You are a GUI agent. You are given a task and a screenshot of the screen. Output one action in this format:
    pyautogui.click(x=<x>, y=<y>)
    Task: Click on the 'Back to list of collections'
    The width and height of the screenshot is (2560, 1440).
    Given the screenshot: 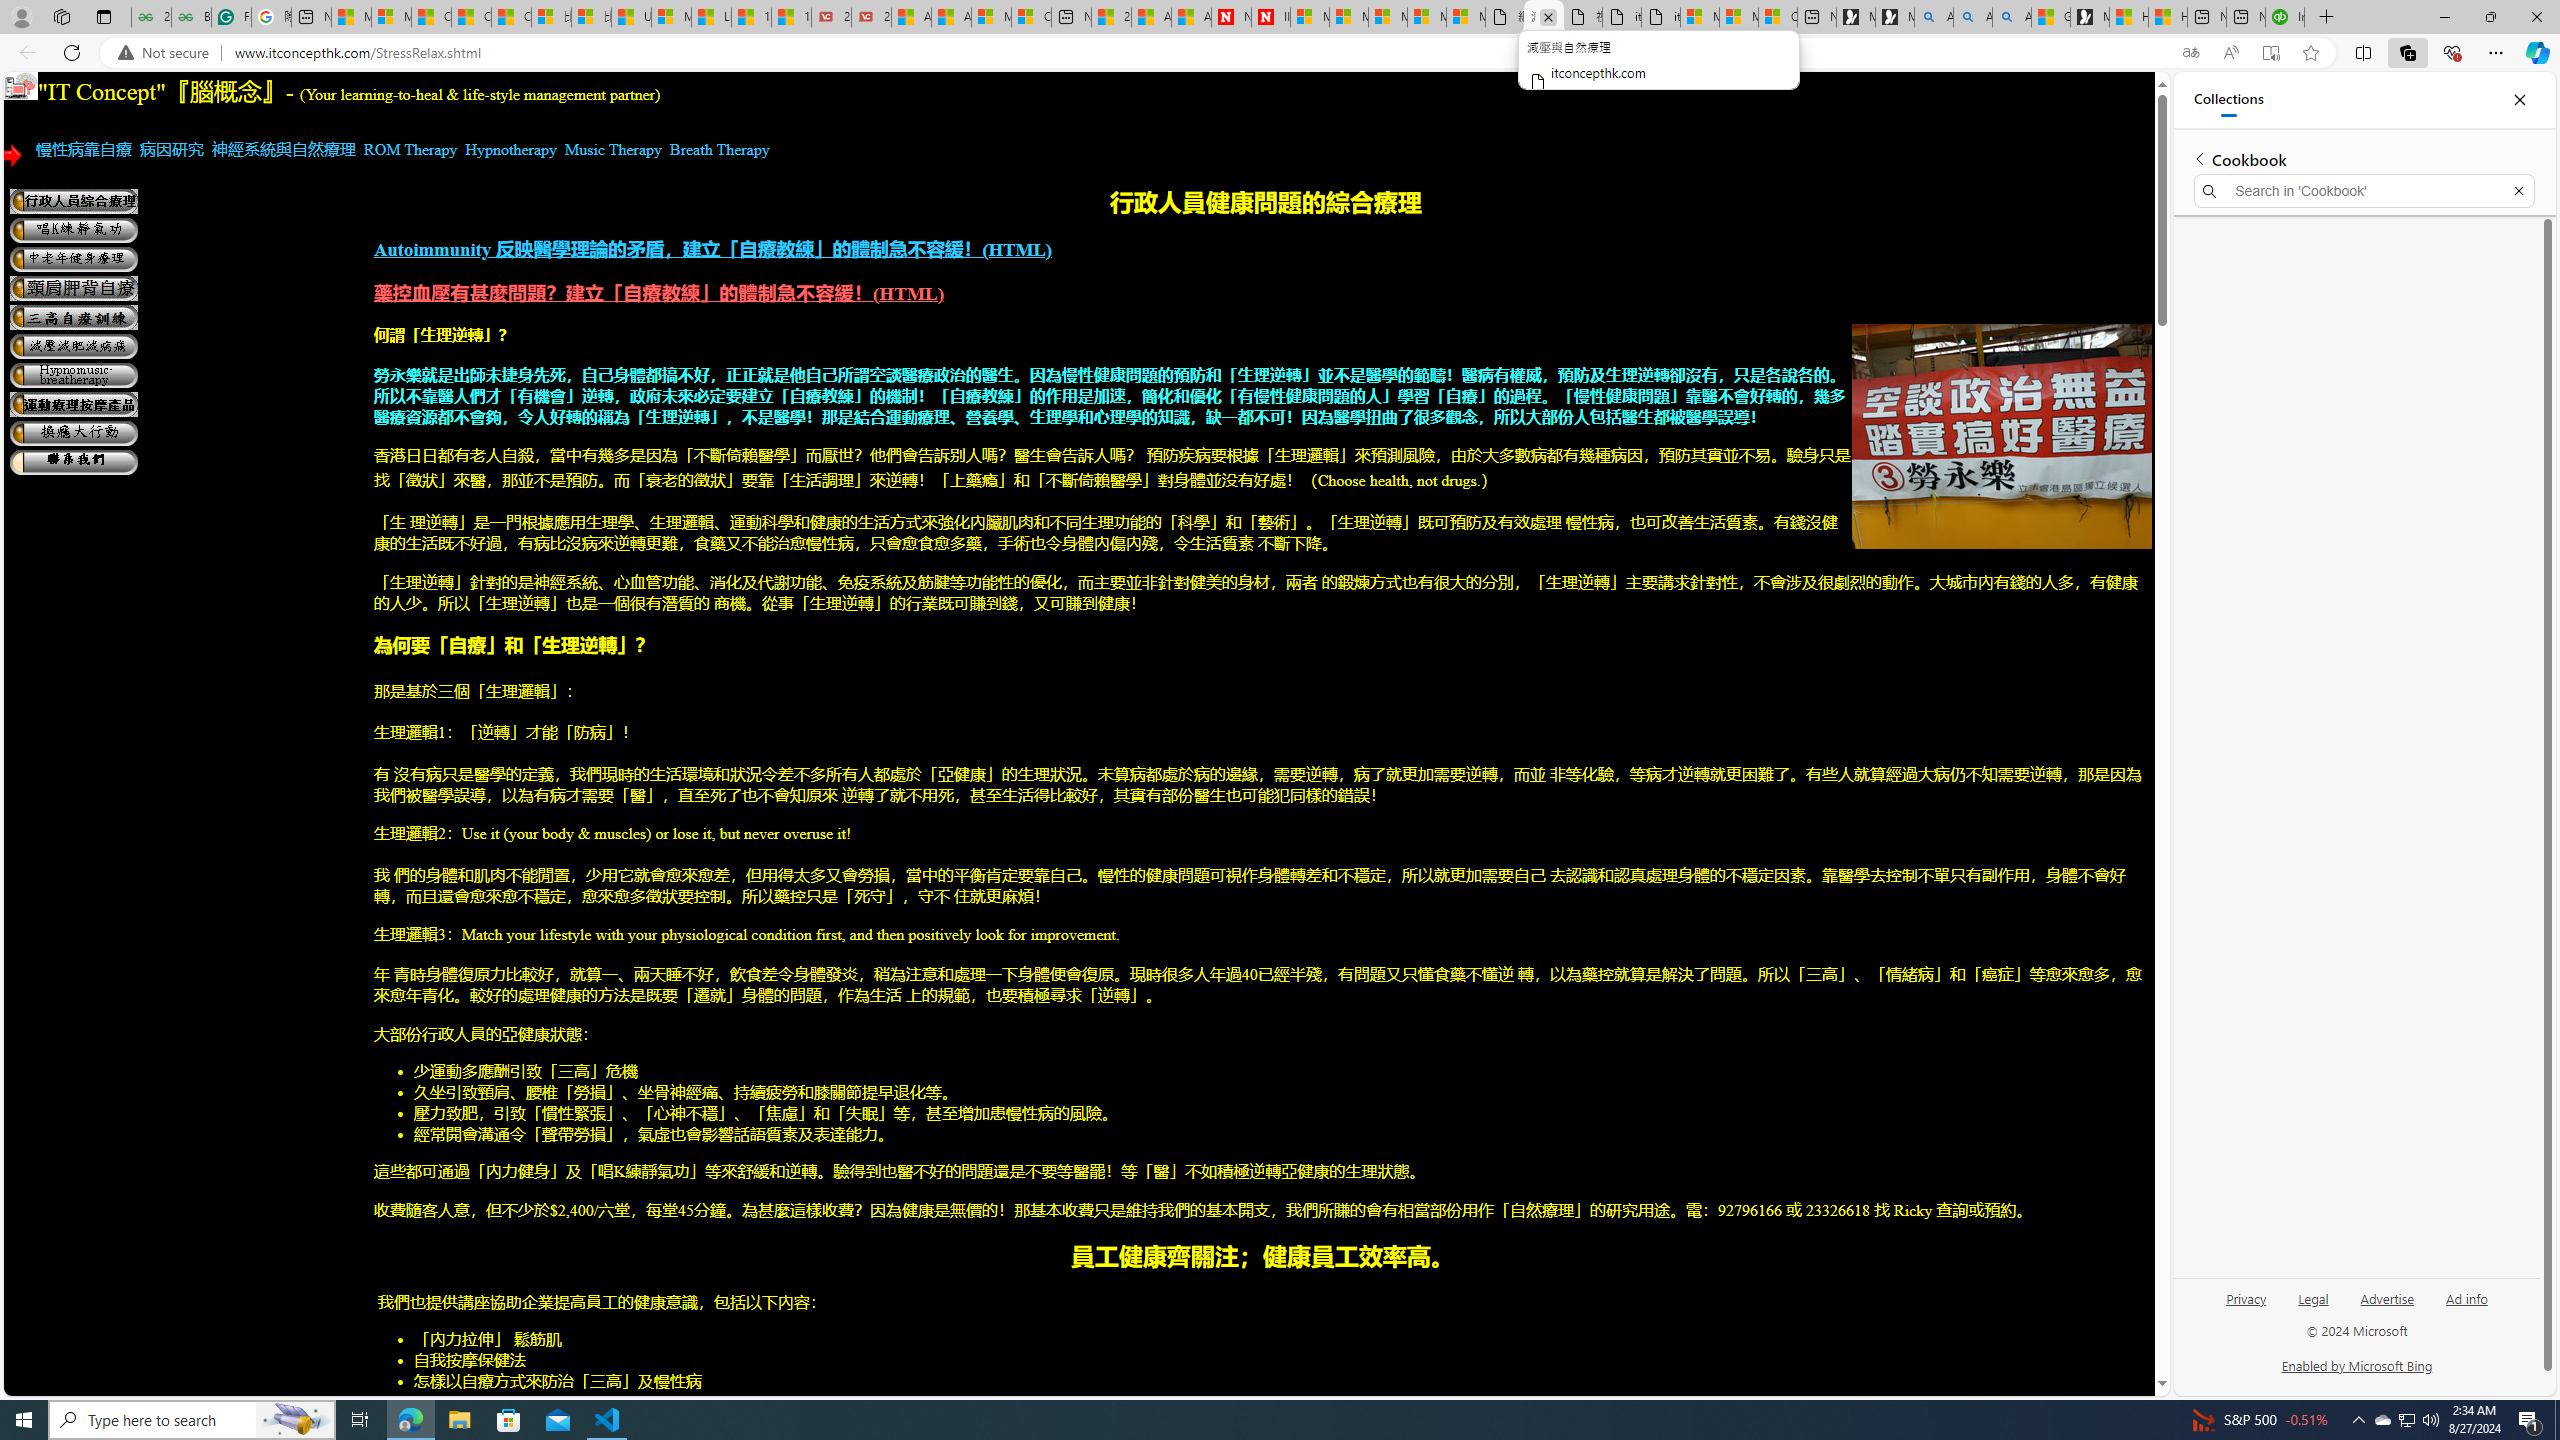 What is the action you would take?
    pyautogui.click(x=2198, y=158)
    